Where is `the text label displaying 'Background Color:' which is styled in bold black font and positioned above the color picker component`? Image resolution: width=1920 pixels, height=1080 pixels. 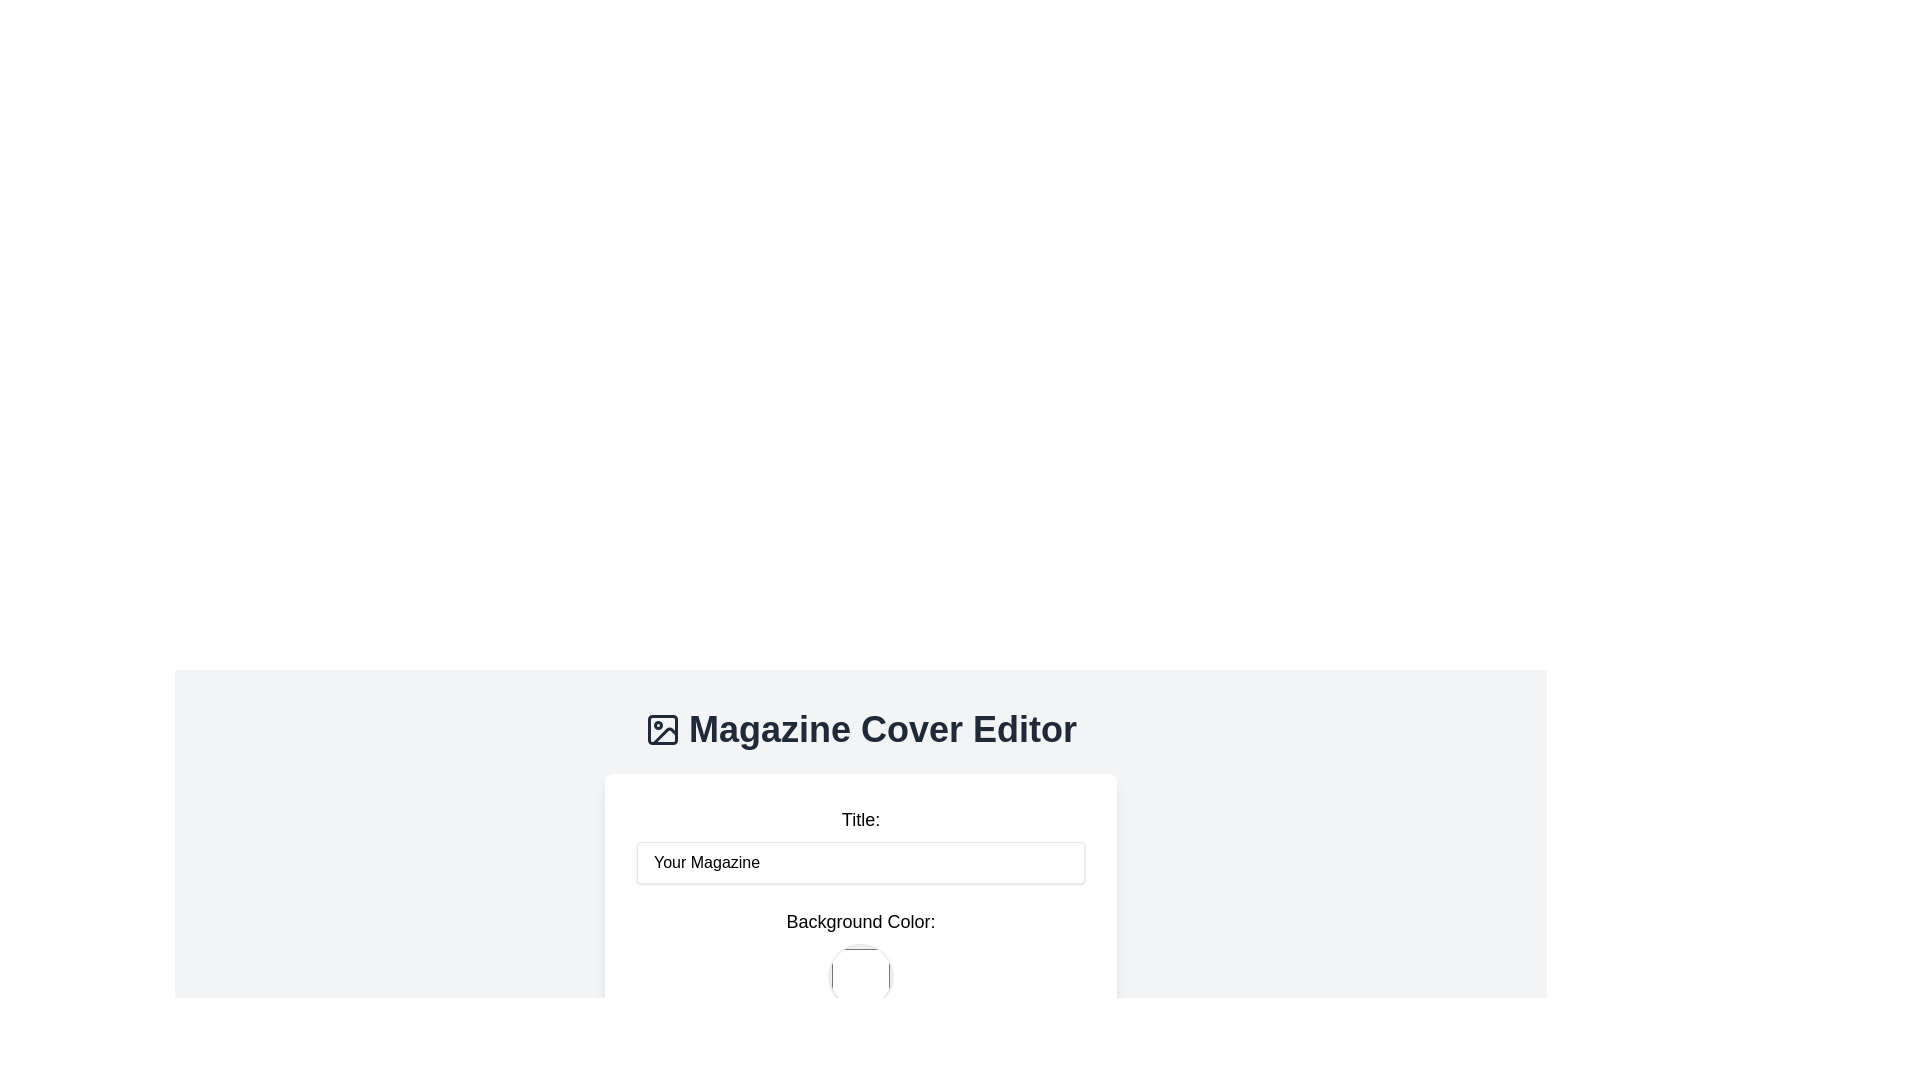
the text label displaying 'Background Color:' which is styled in bold black font and positioned above the color picker component is located at coordinates (860, 921).